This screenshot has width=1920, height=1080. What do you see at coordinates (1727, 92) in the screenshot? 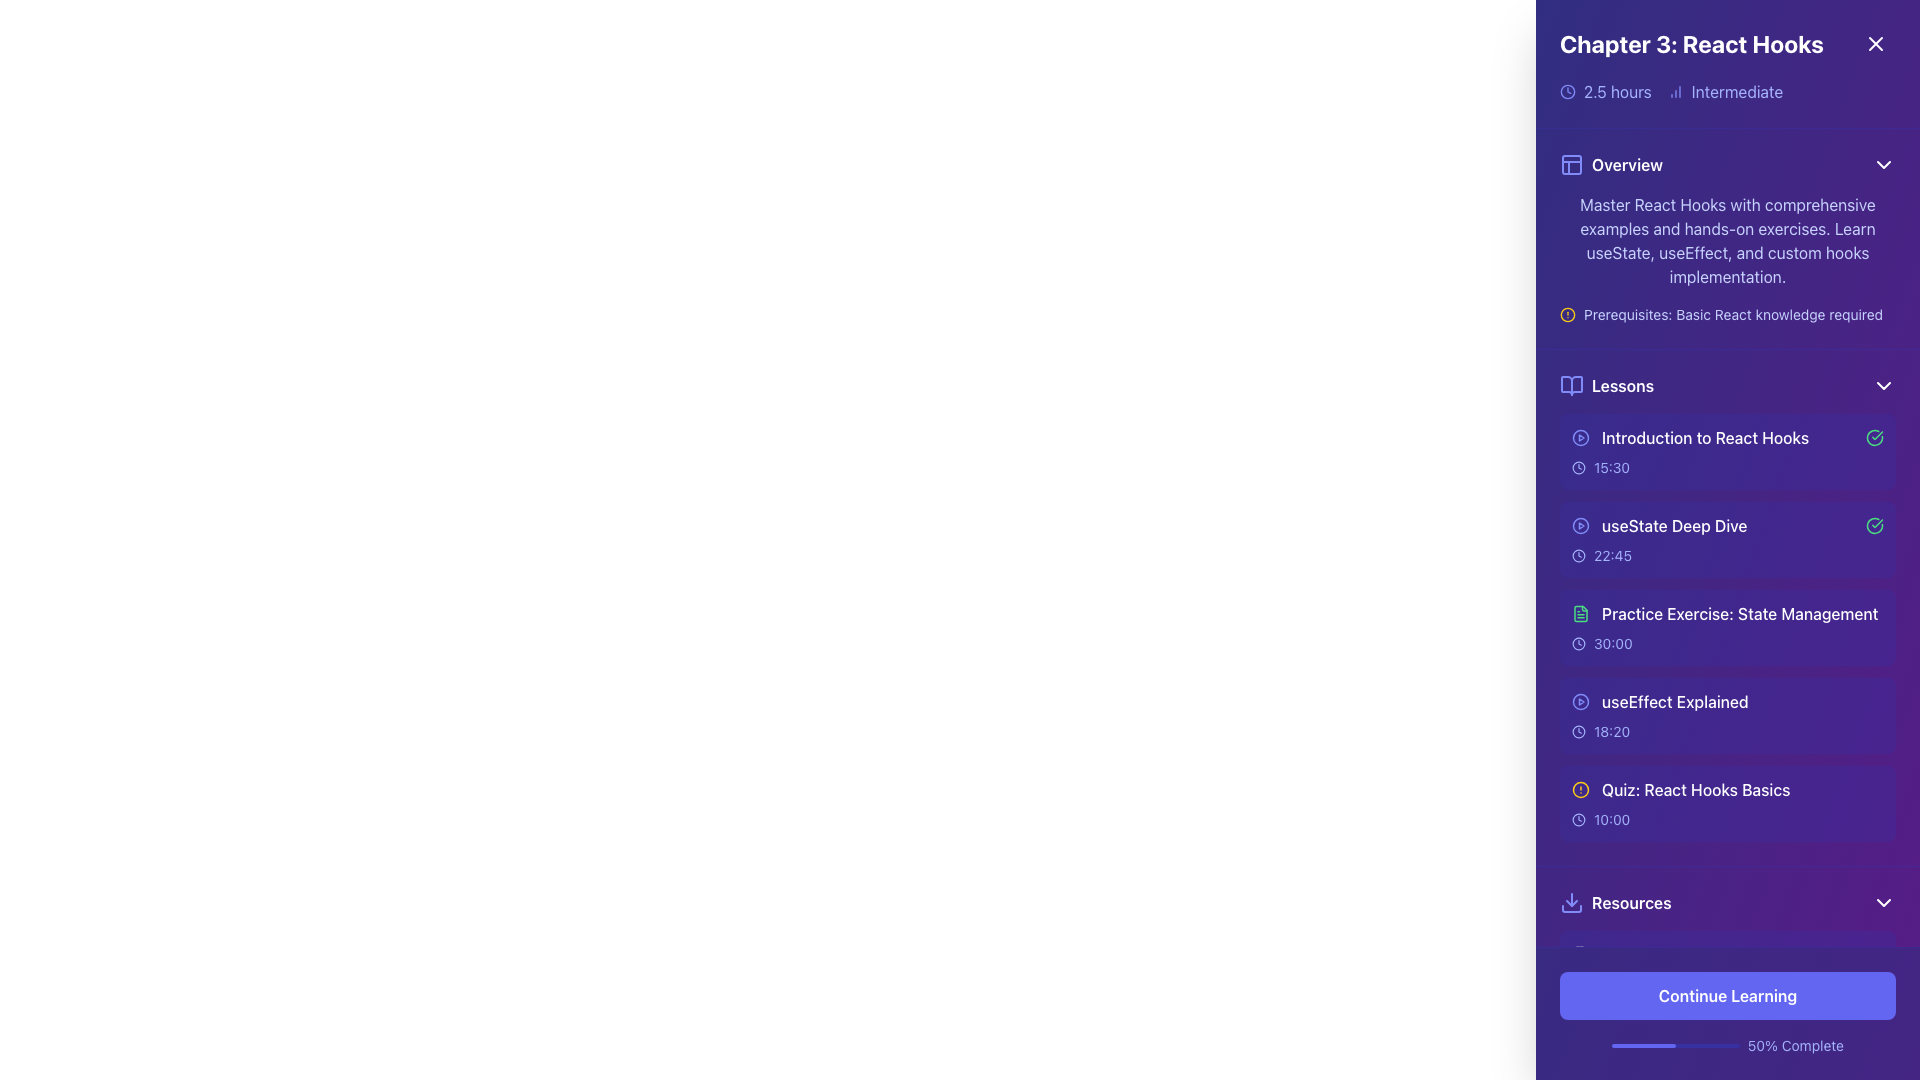
I see `the descriptive label for 'React Hooks' which provides information about the duration and difficulty level, located beneath the header 'Chapter 3: React Hooks.'` at bounding box center [1727, 92].